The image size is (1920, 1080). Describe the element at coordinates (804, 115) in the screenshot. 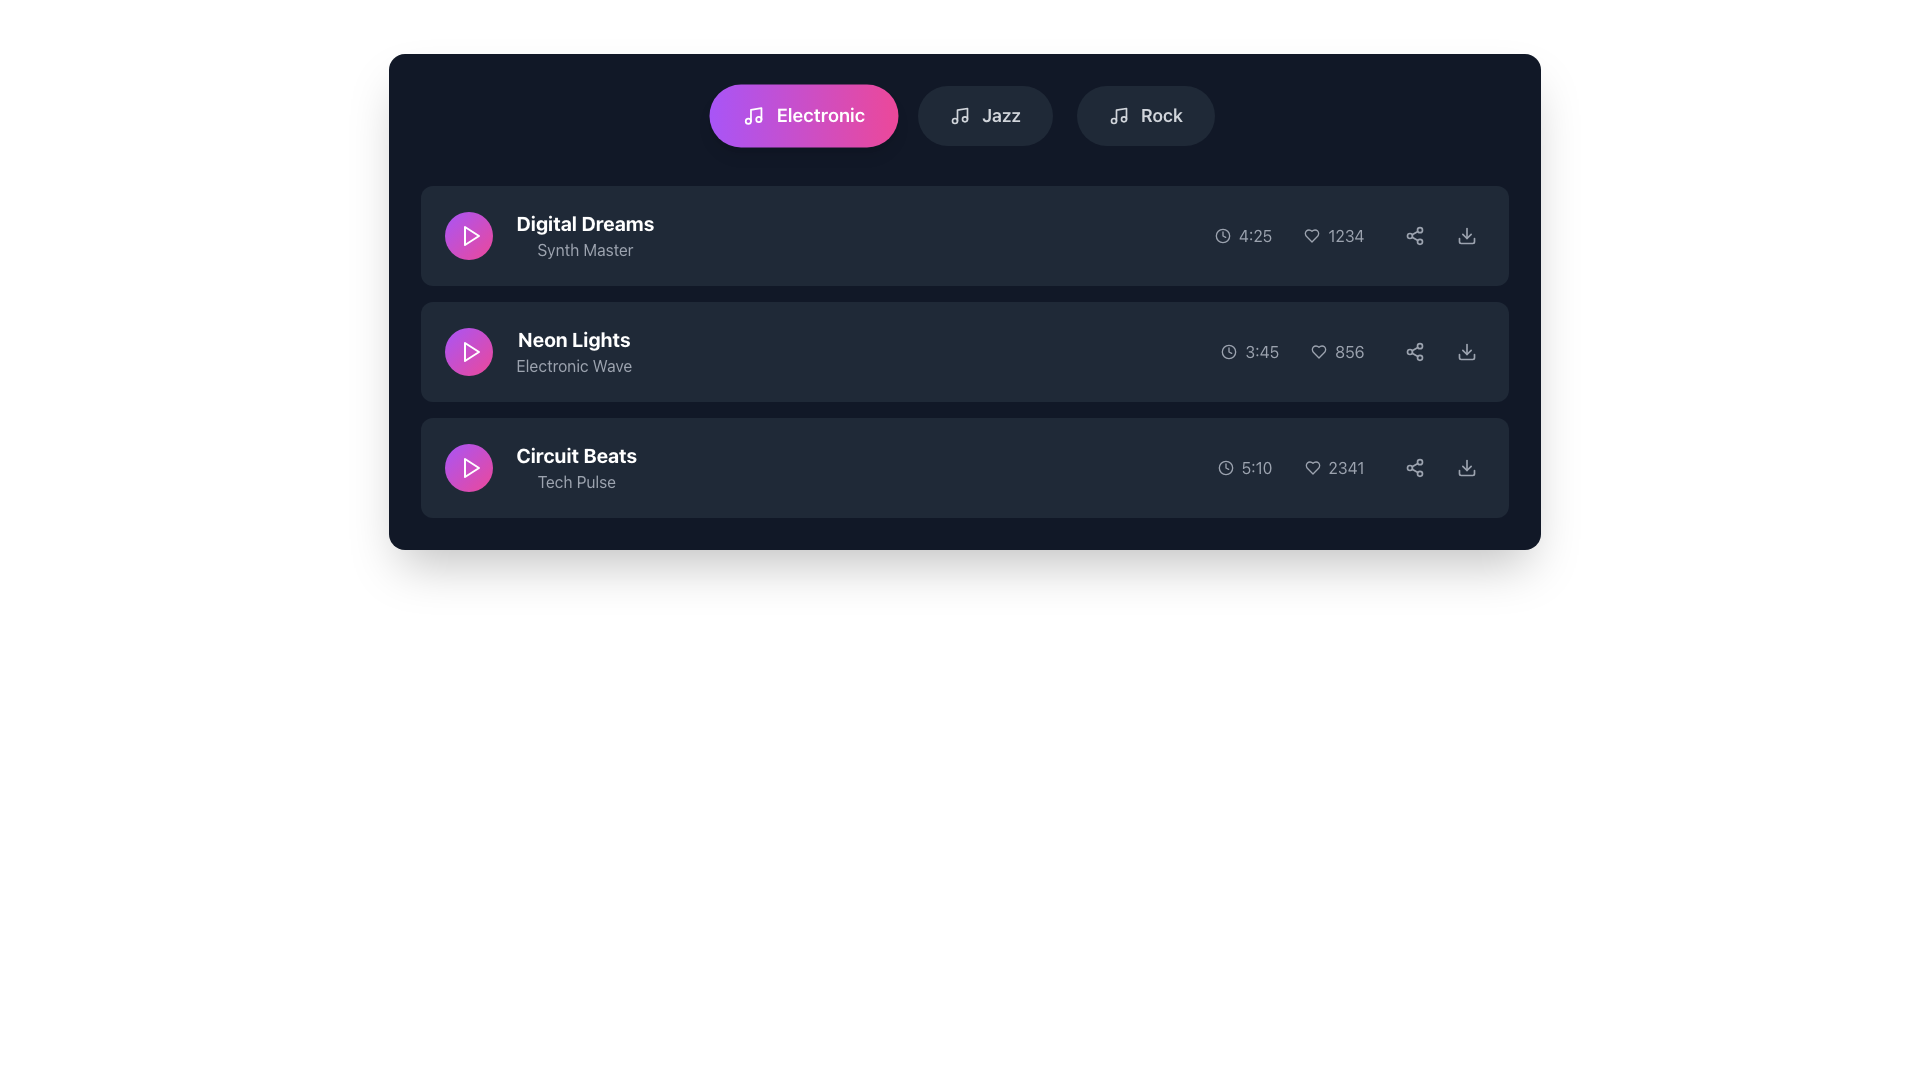

I see `the 'Electronic' category selector button, which is the leftmost button in a group of three` at that location.